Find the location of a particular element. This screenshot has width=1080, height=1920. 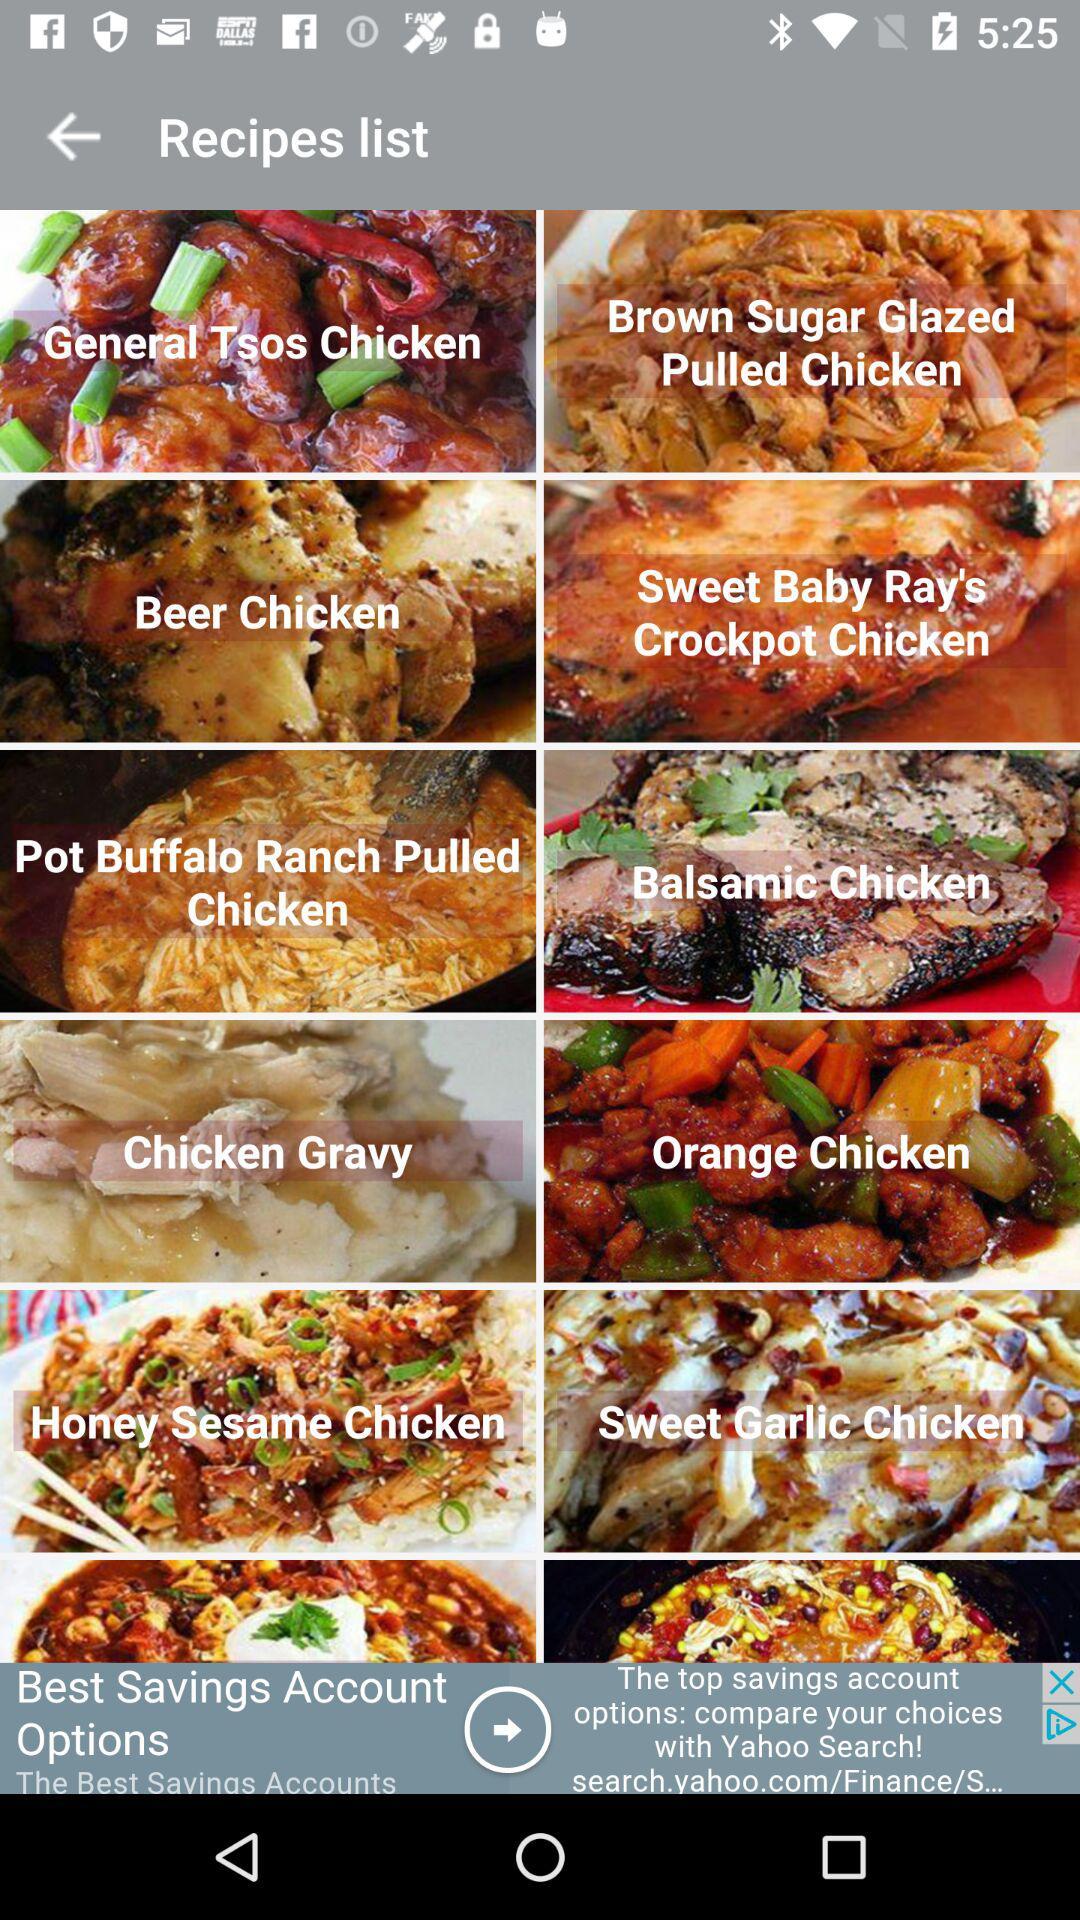

seta para voltar a anterior is located at coordinates (72, 135).